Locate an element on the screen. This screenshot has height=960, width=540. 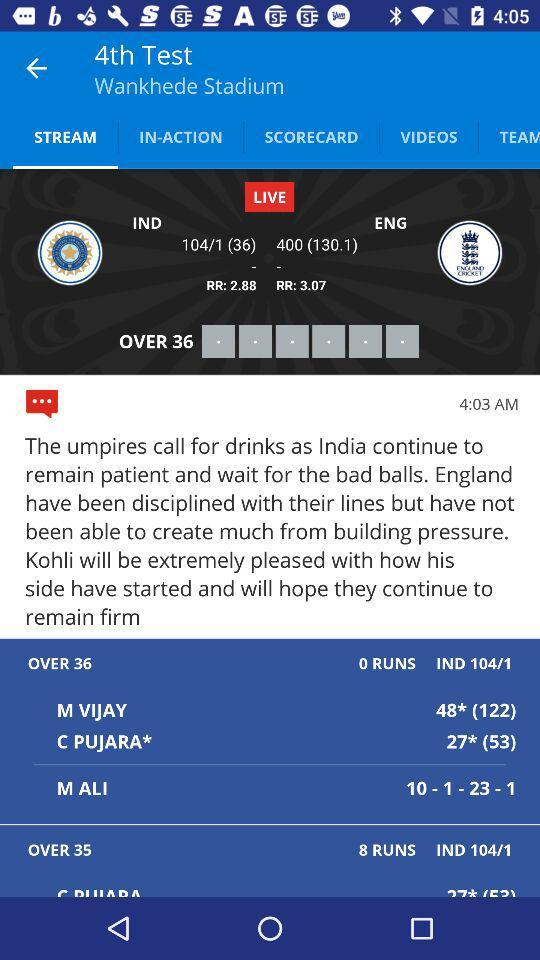
the app above stream is located at coordinates (36, 68).